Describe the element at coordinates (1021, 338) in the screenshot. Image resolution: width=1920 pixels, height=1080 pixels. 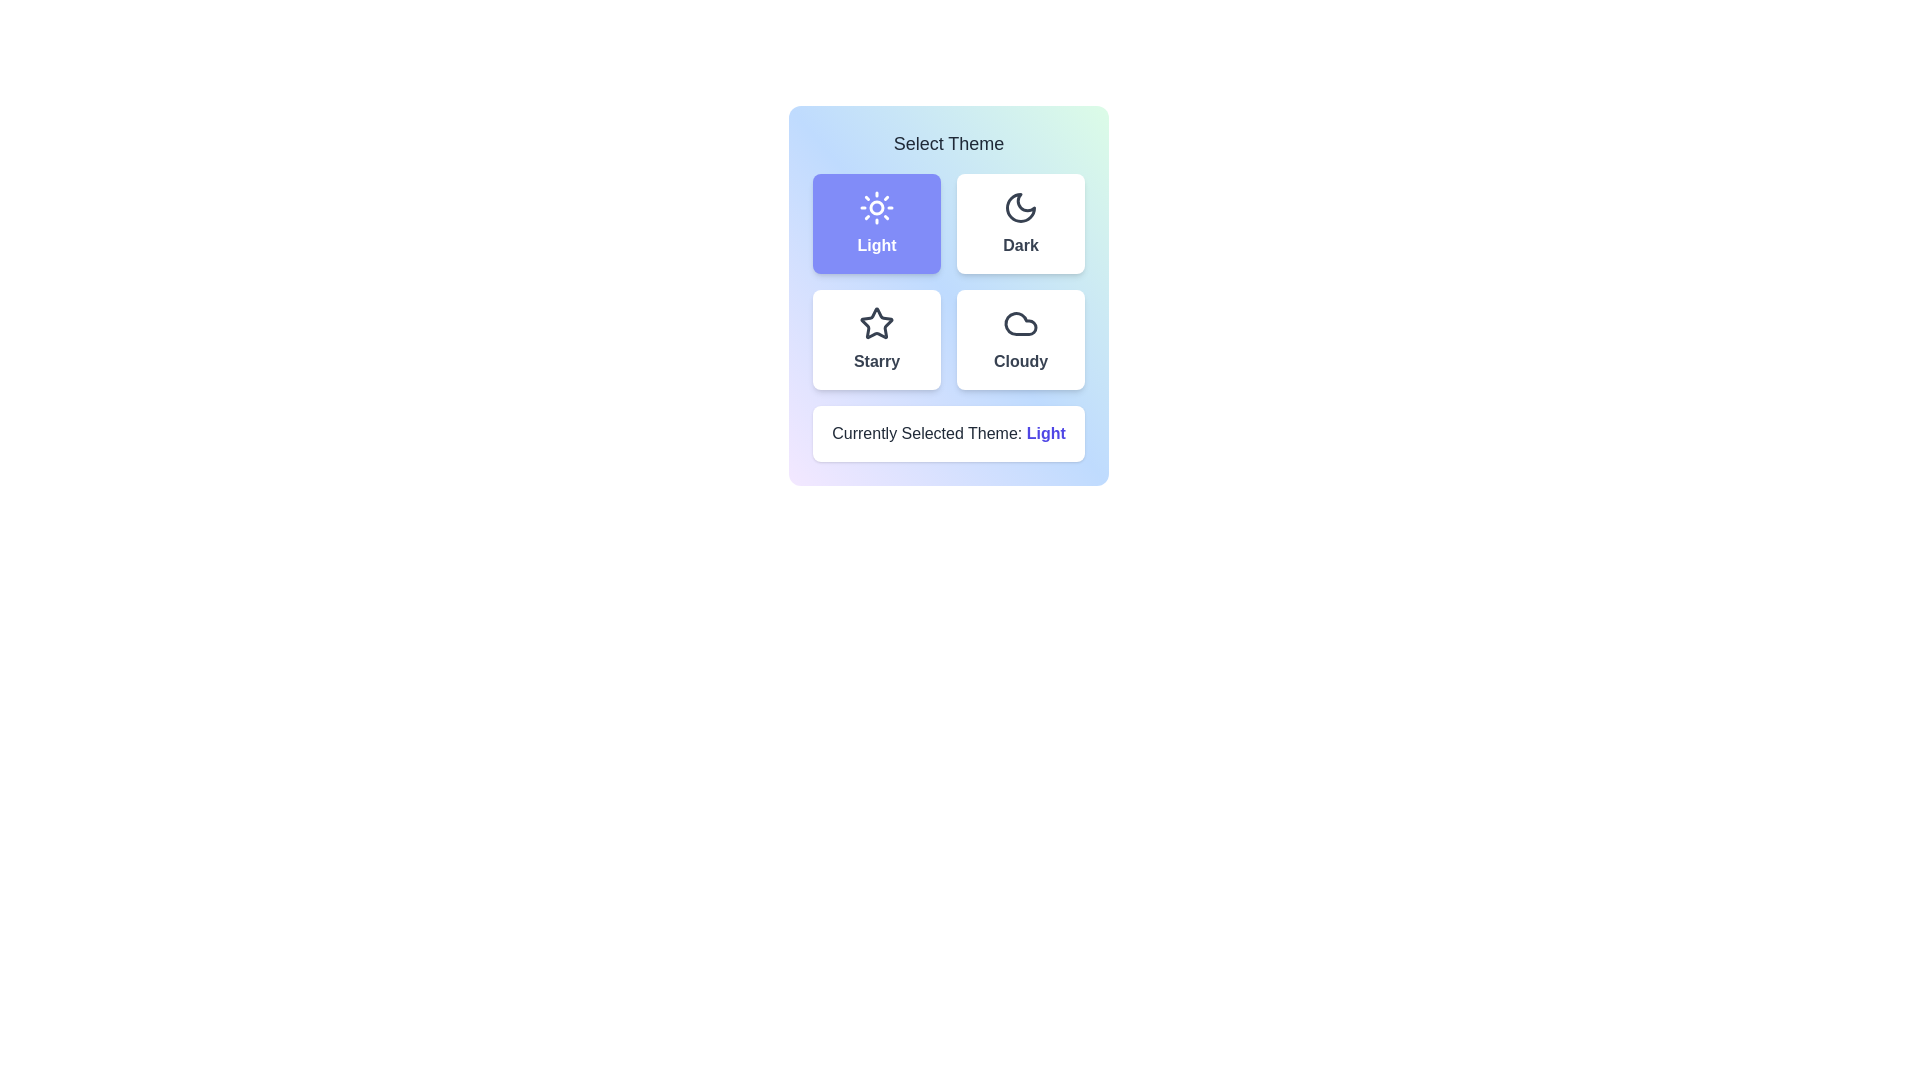
I see `the theme button corresponding to Cloudy` at that location.